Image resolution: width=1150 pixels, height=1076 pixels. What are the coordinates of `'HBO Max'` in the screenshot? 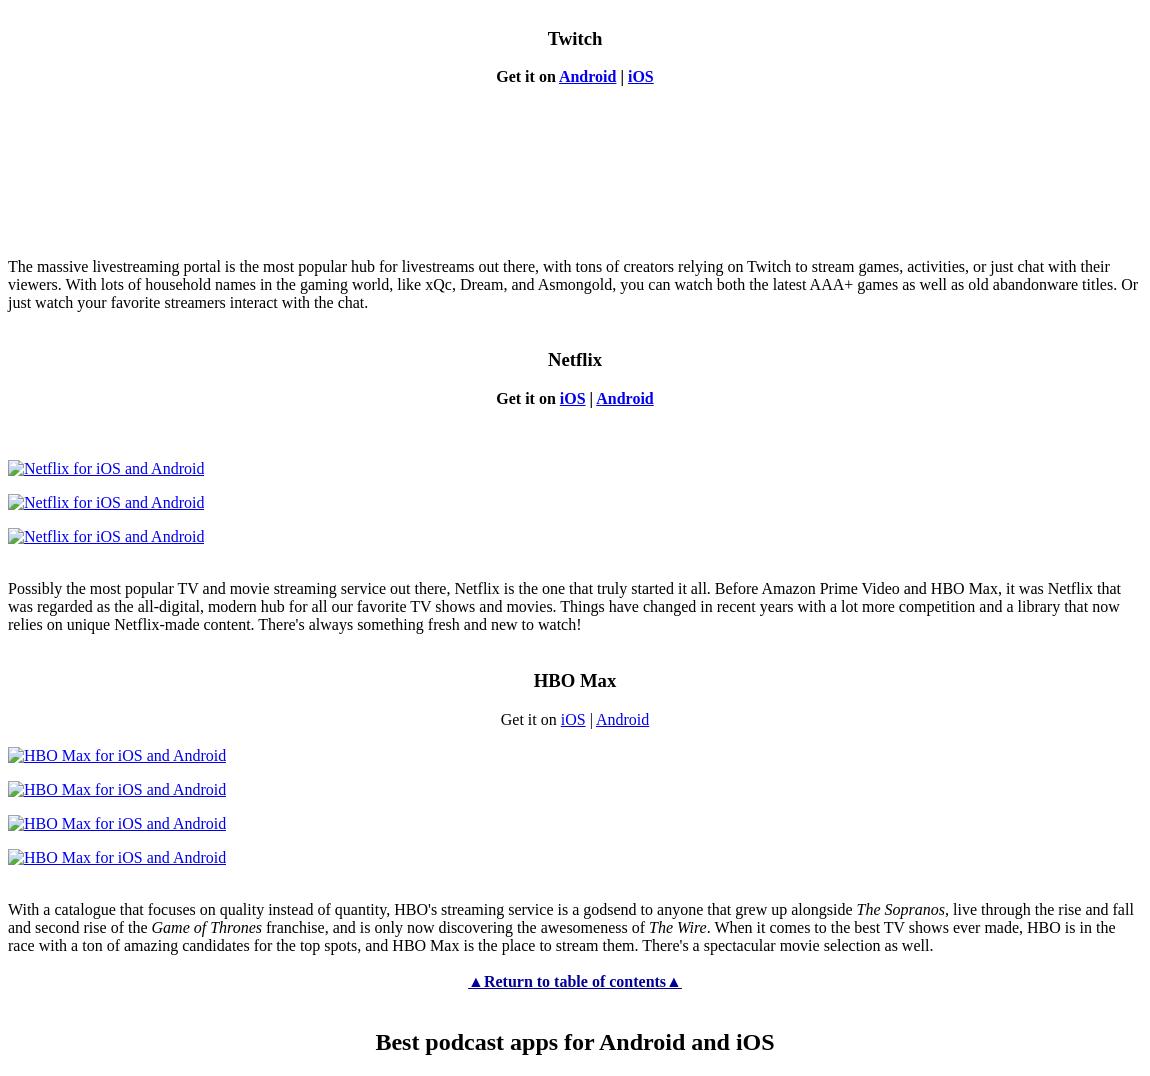 It's located at (533, 680).